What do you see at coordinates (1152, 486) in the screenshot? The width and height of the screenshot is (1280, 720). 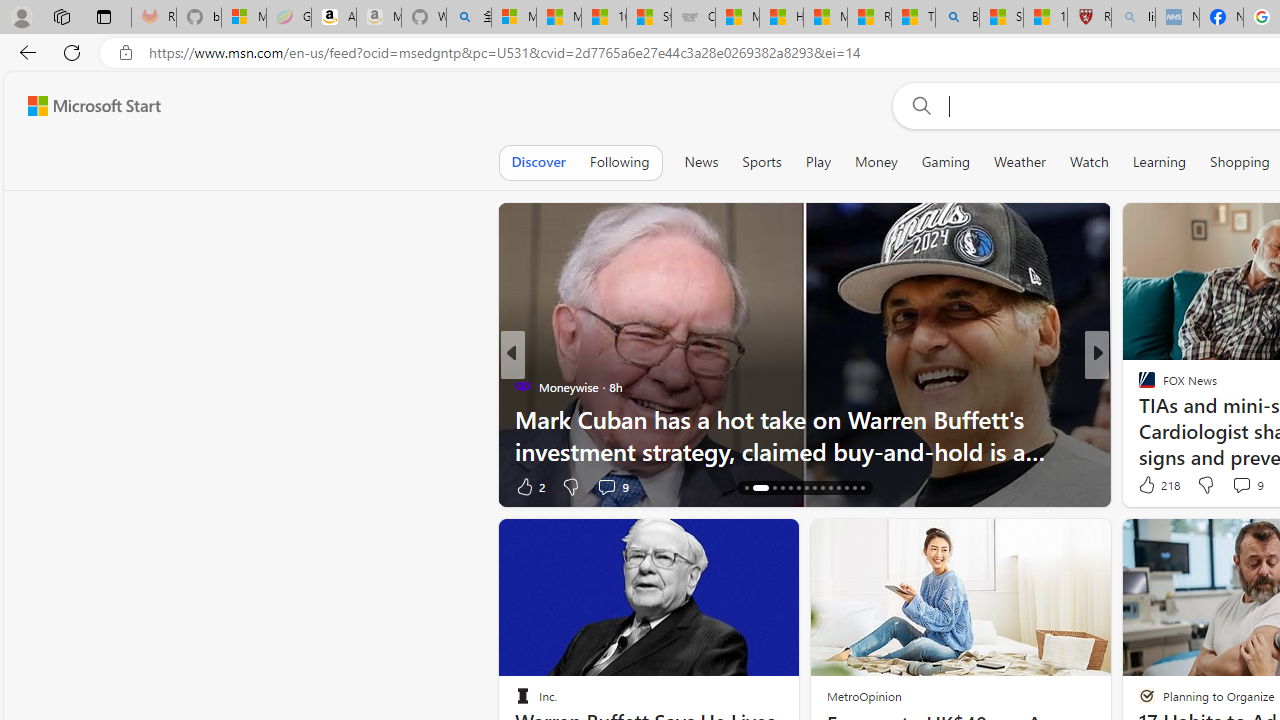 I see `'876 Like'` at bounding box center [1152, 486].